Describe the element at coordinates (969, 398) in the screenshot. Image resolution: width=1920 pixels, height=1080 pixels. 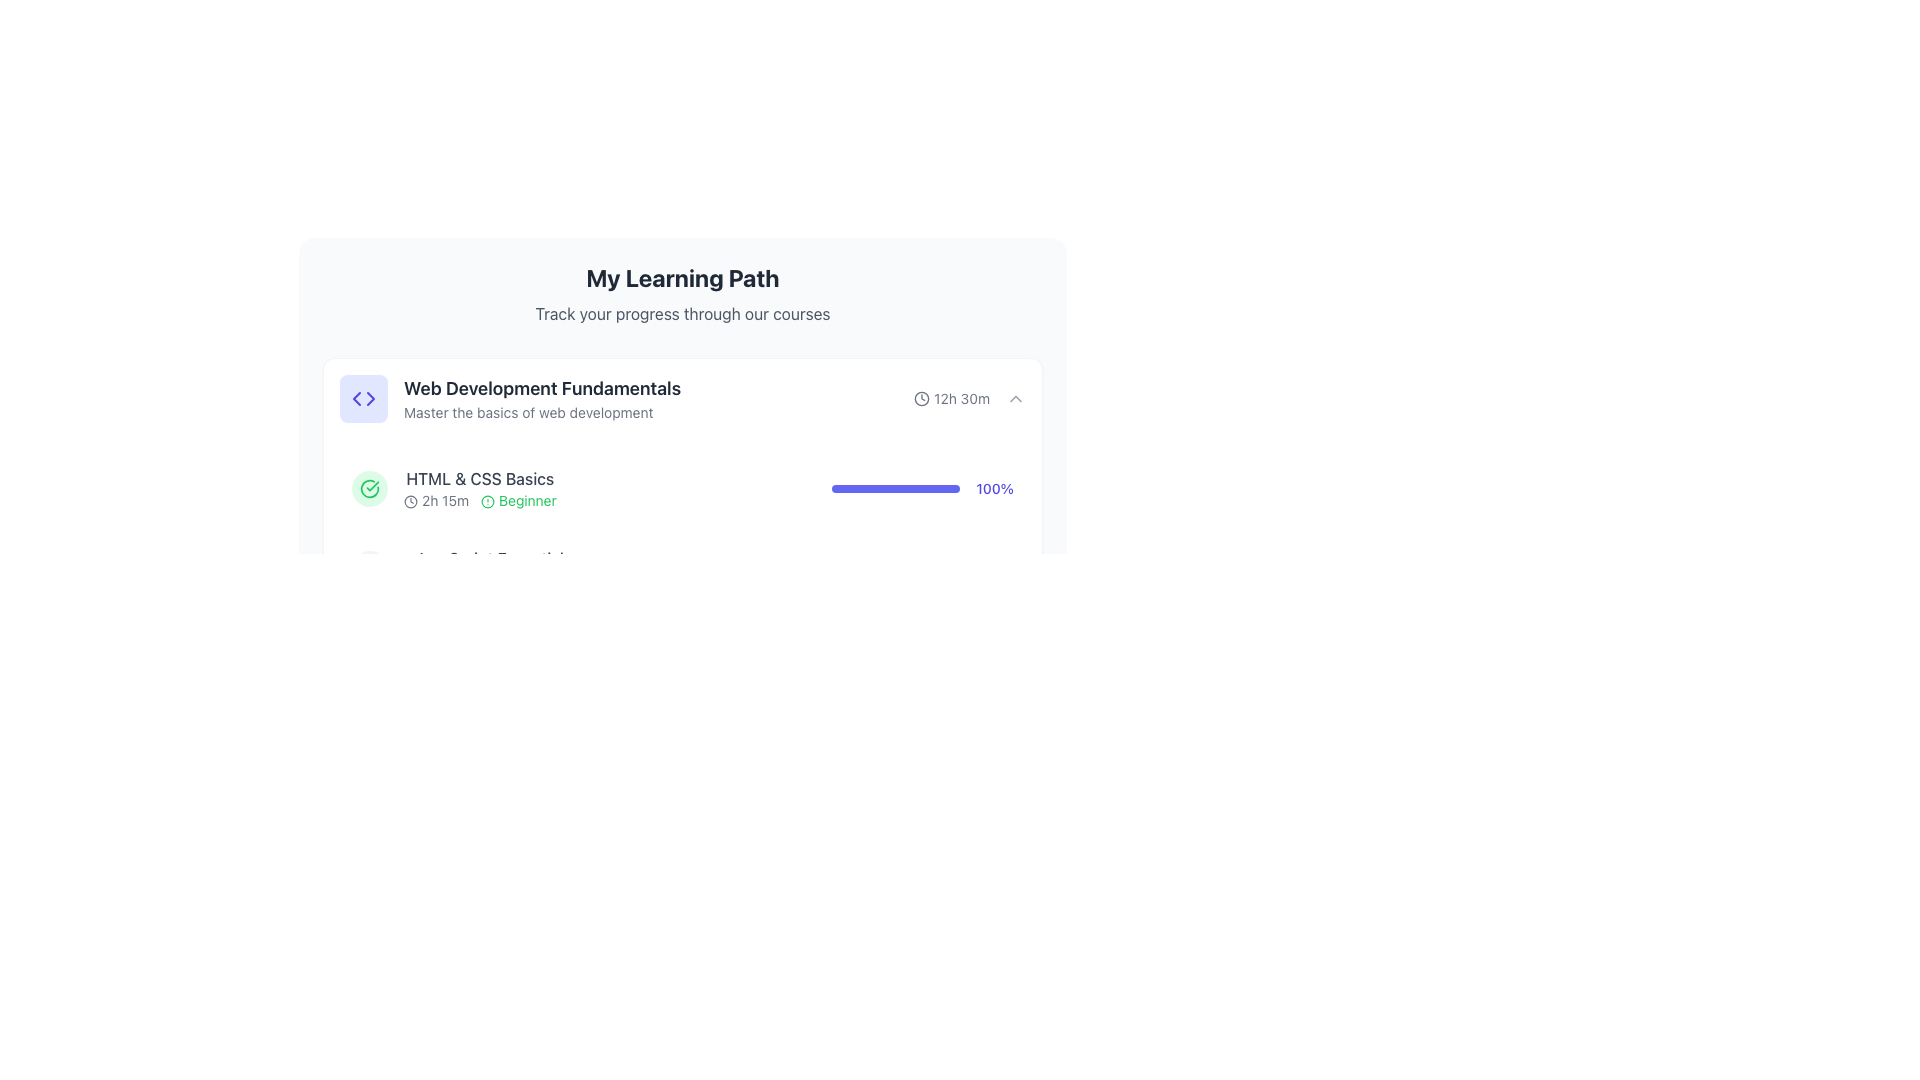
I see `the Label with icons displaying '12h 30m', which includes a clock icon on the left and an upward chevron icon on the right` at that location.